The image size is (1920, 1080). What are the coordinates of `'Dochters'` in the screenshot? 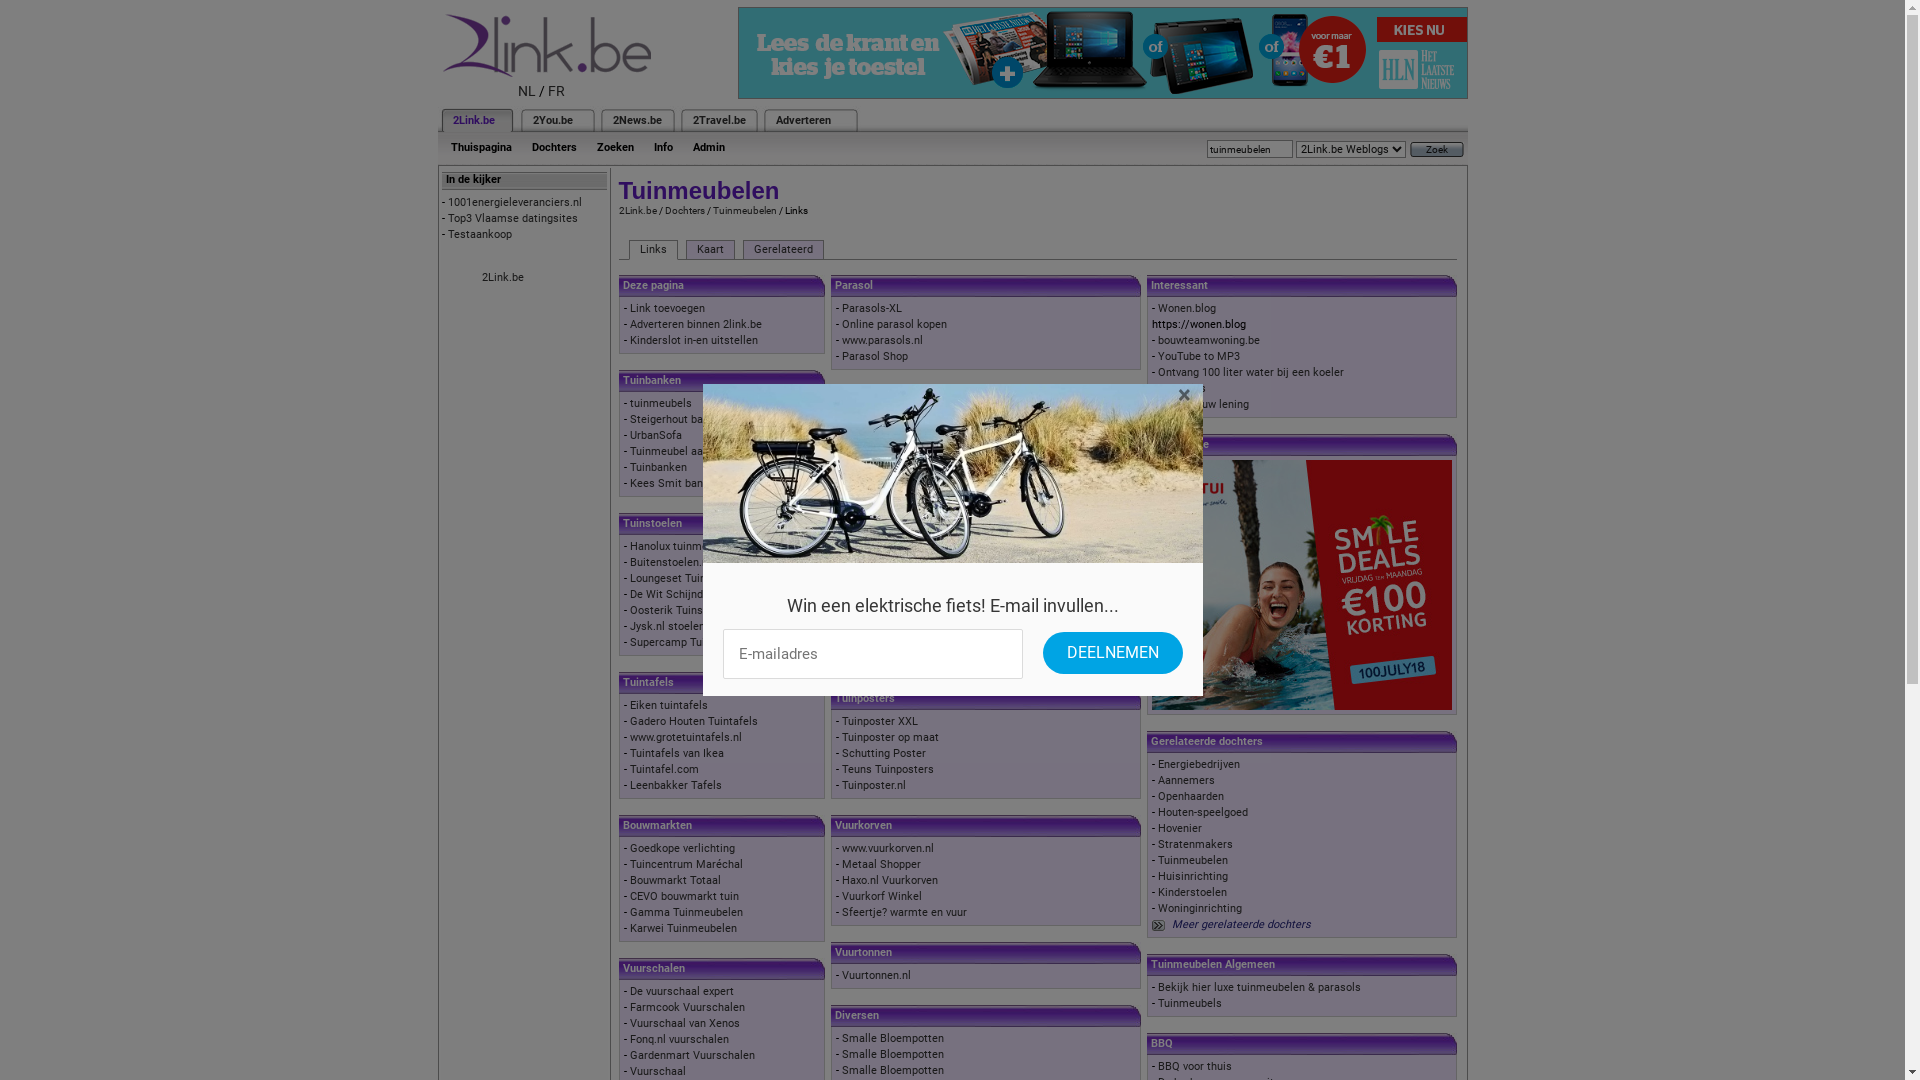 It's located at (554, 146).